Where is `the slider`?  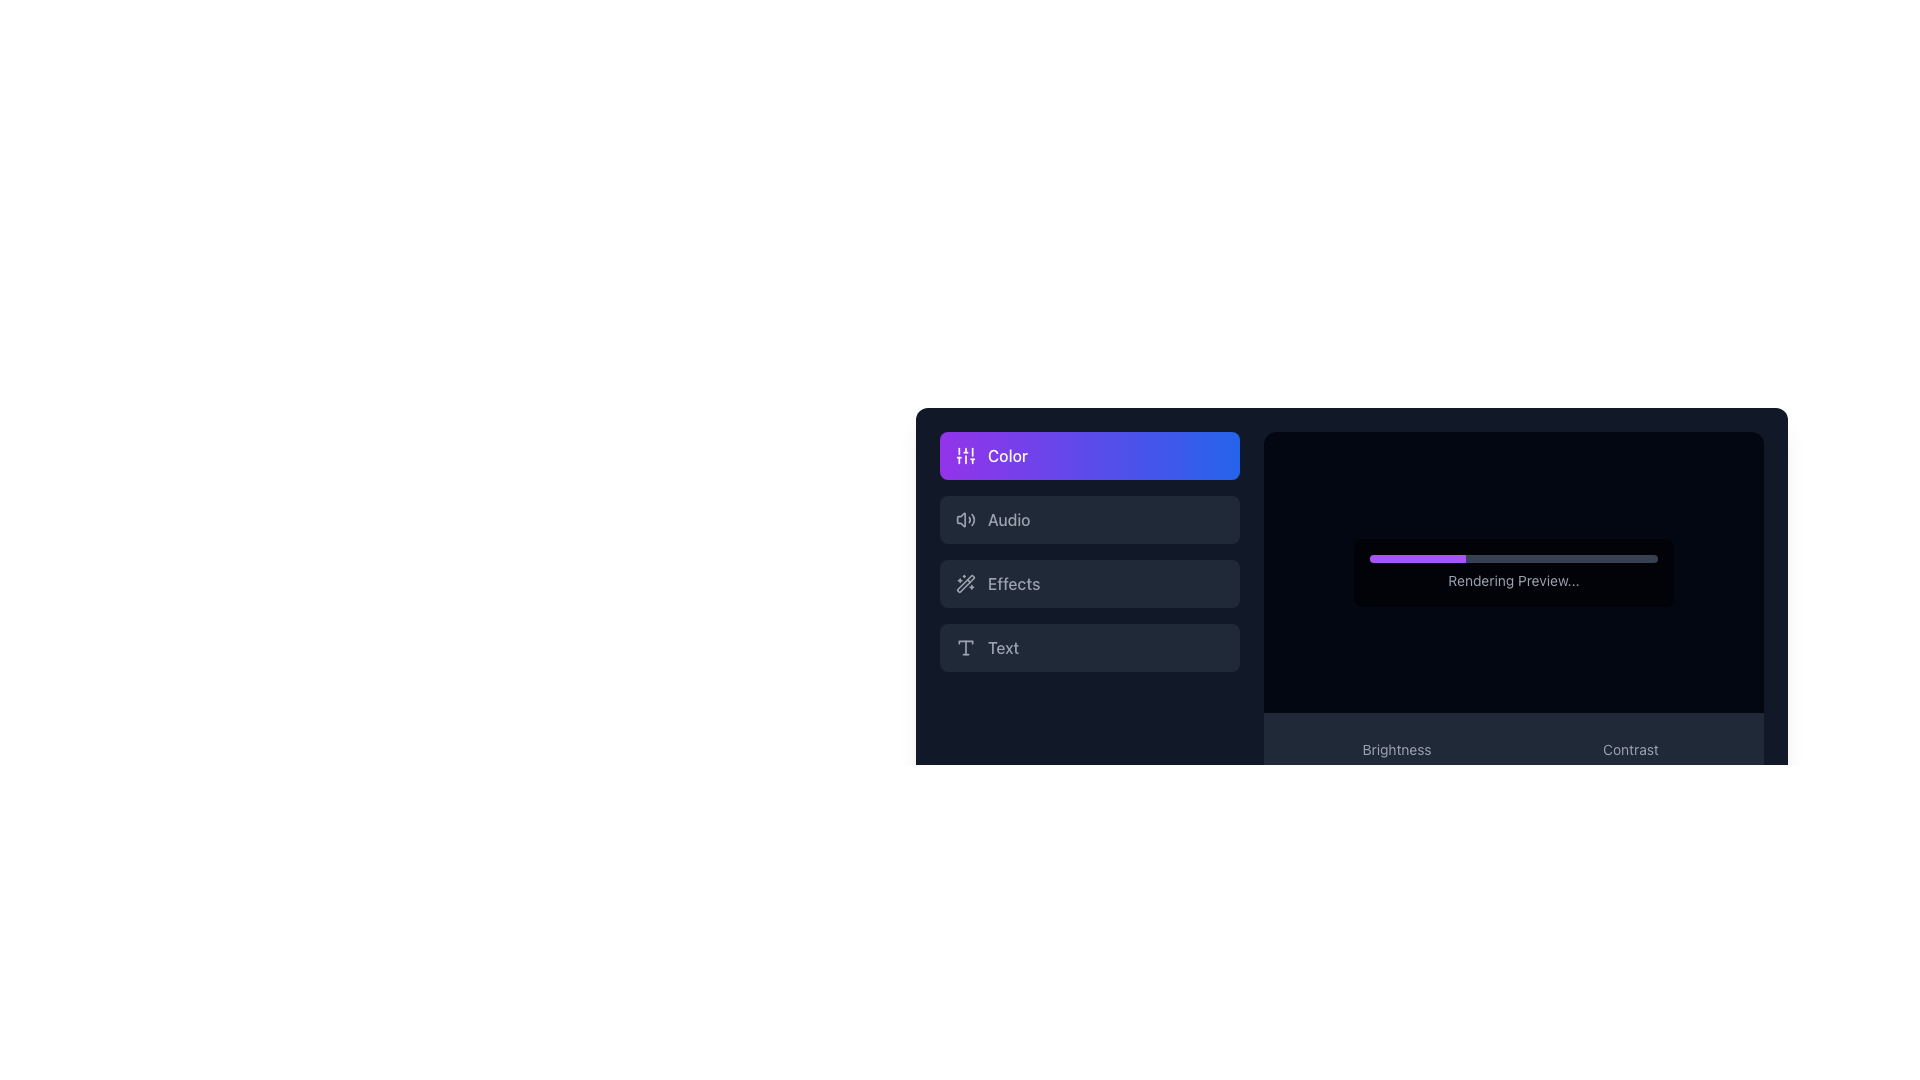
the slider is located at coordinates (1497, 776).